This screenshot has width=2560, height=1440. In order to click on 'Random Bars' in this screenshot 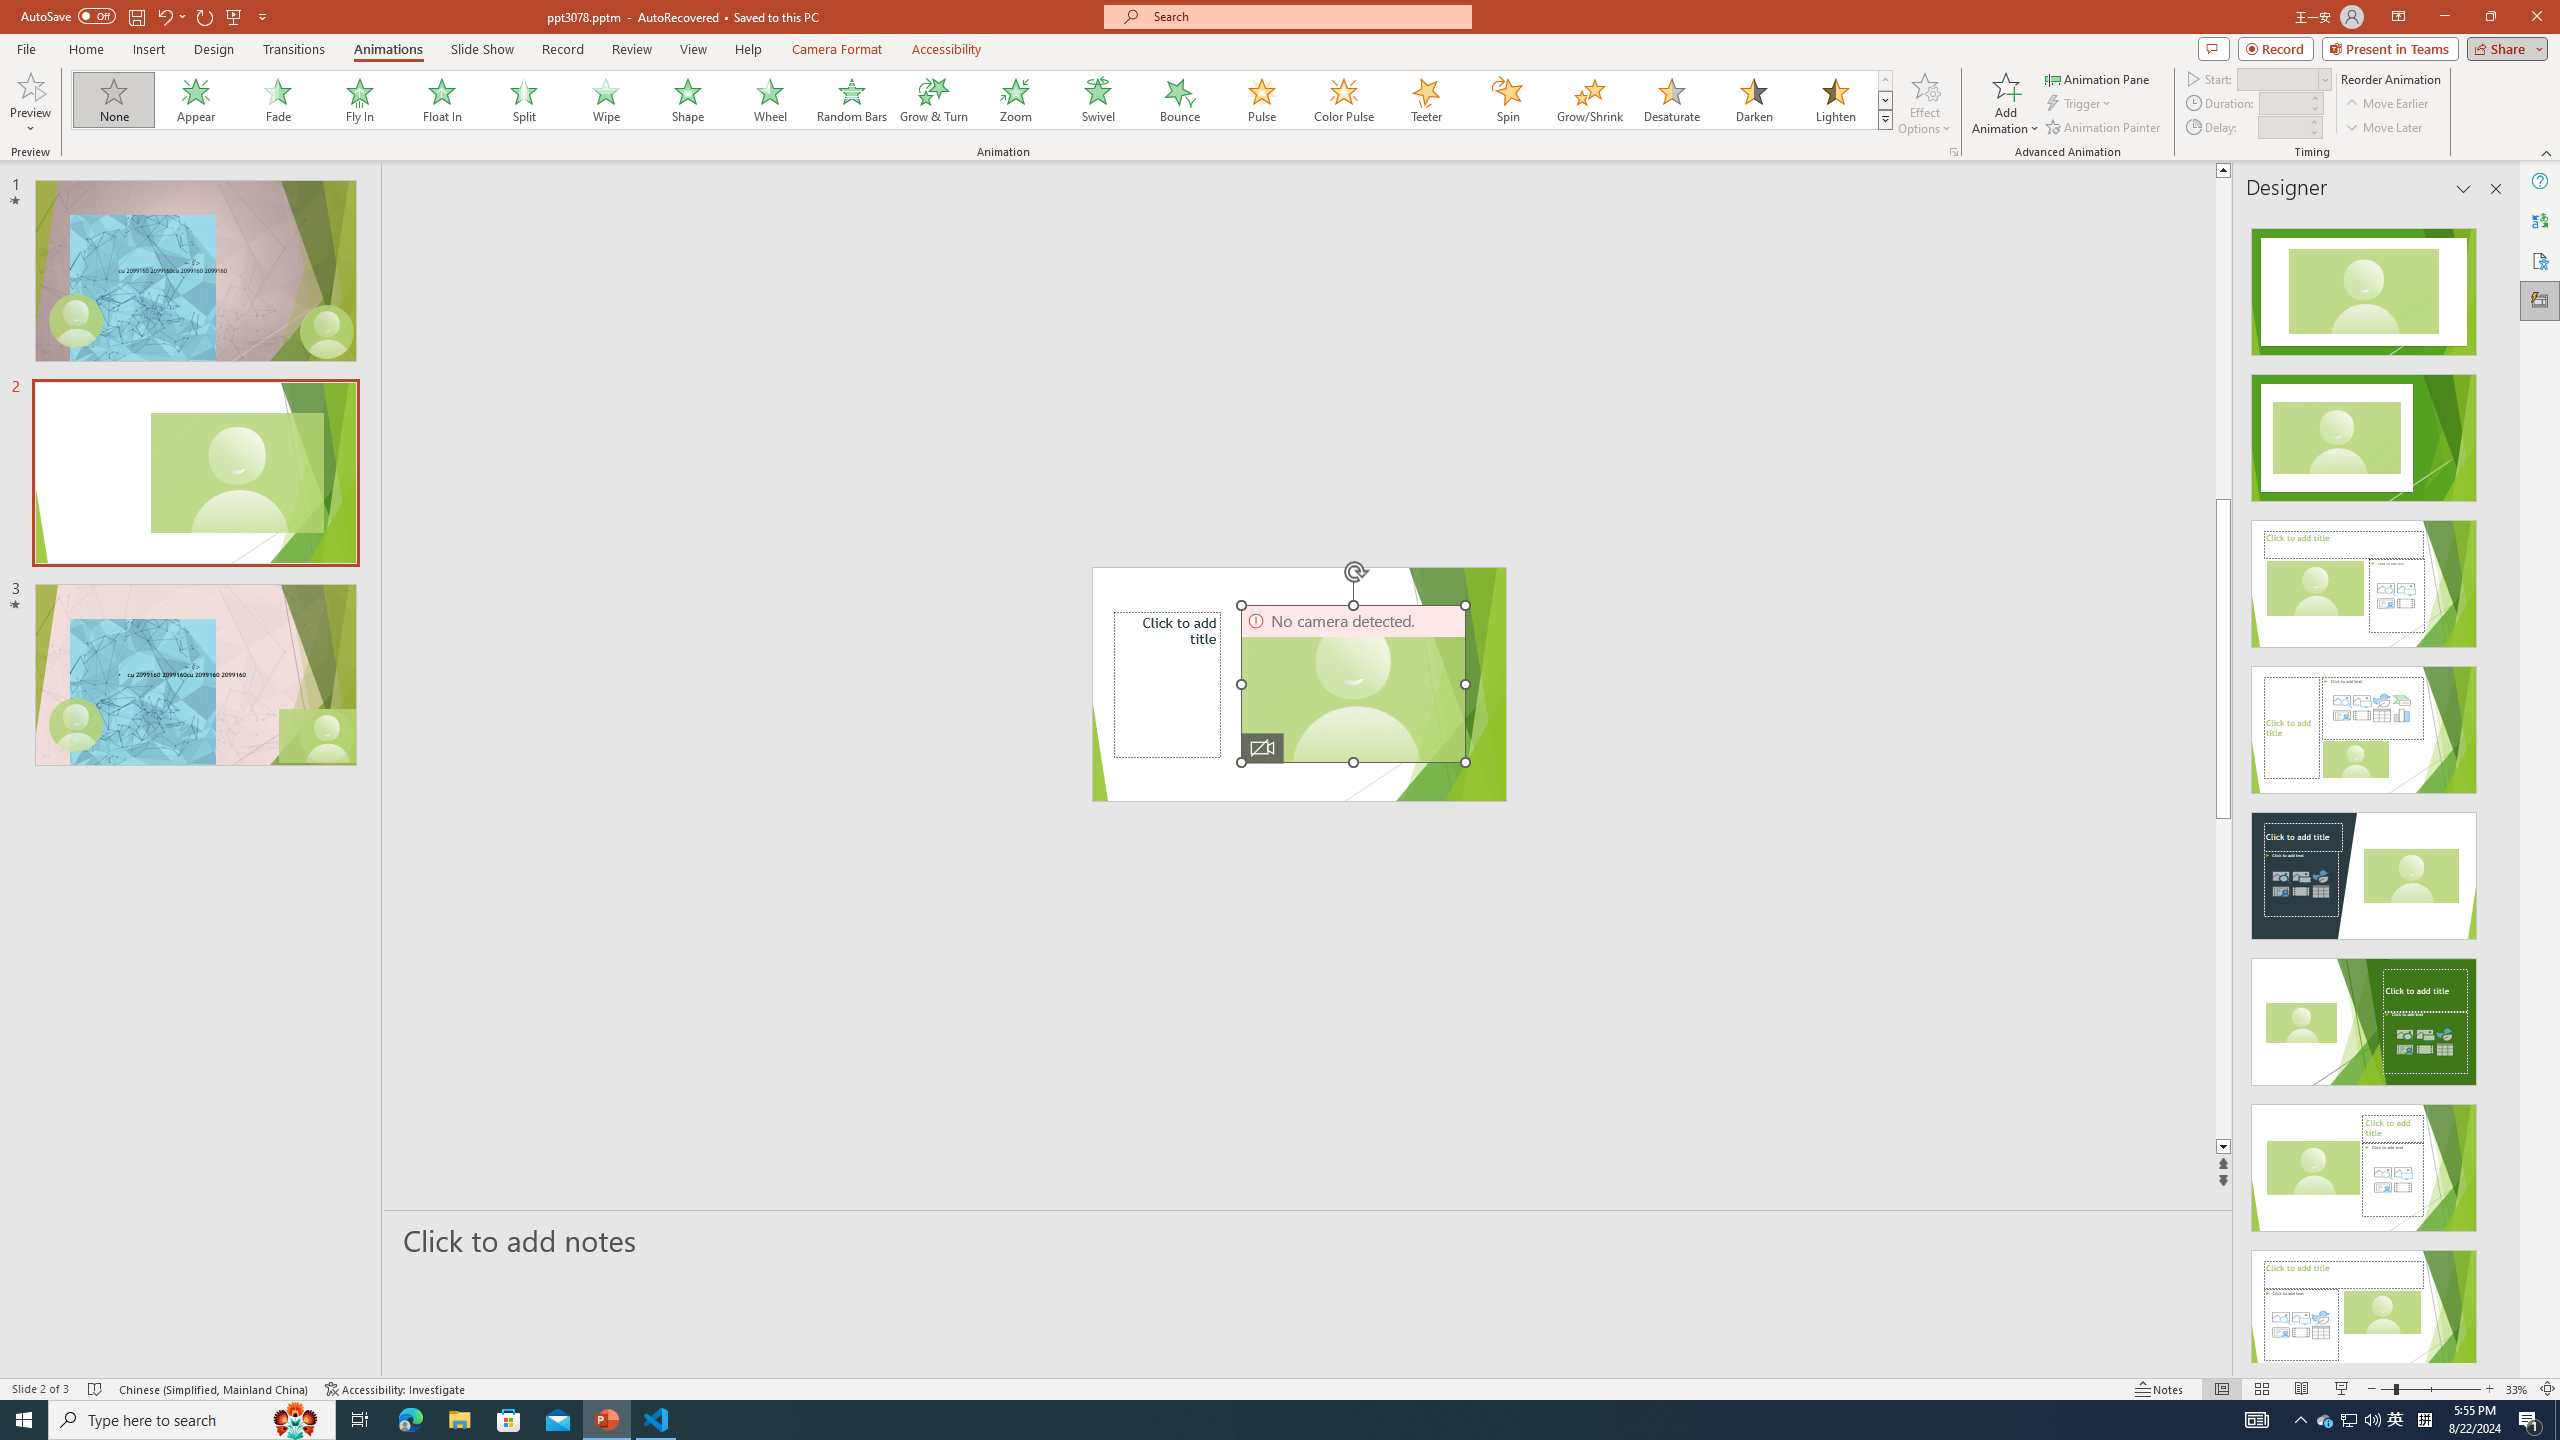, I will do `click(851, 99)`.